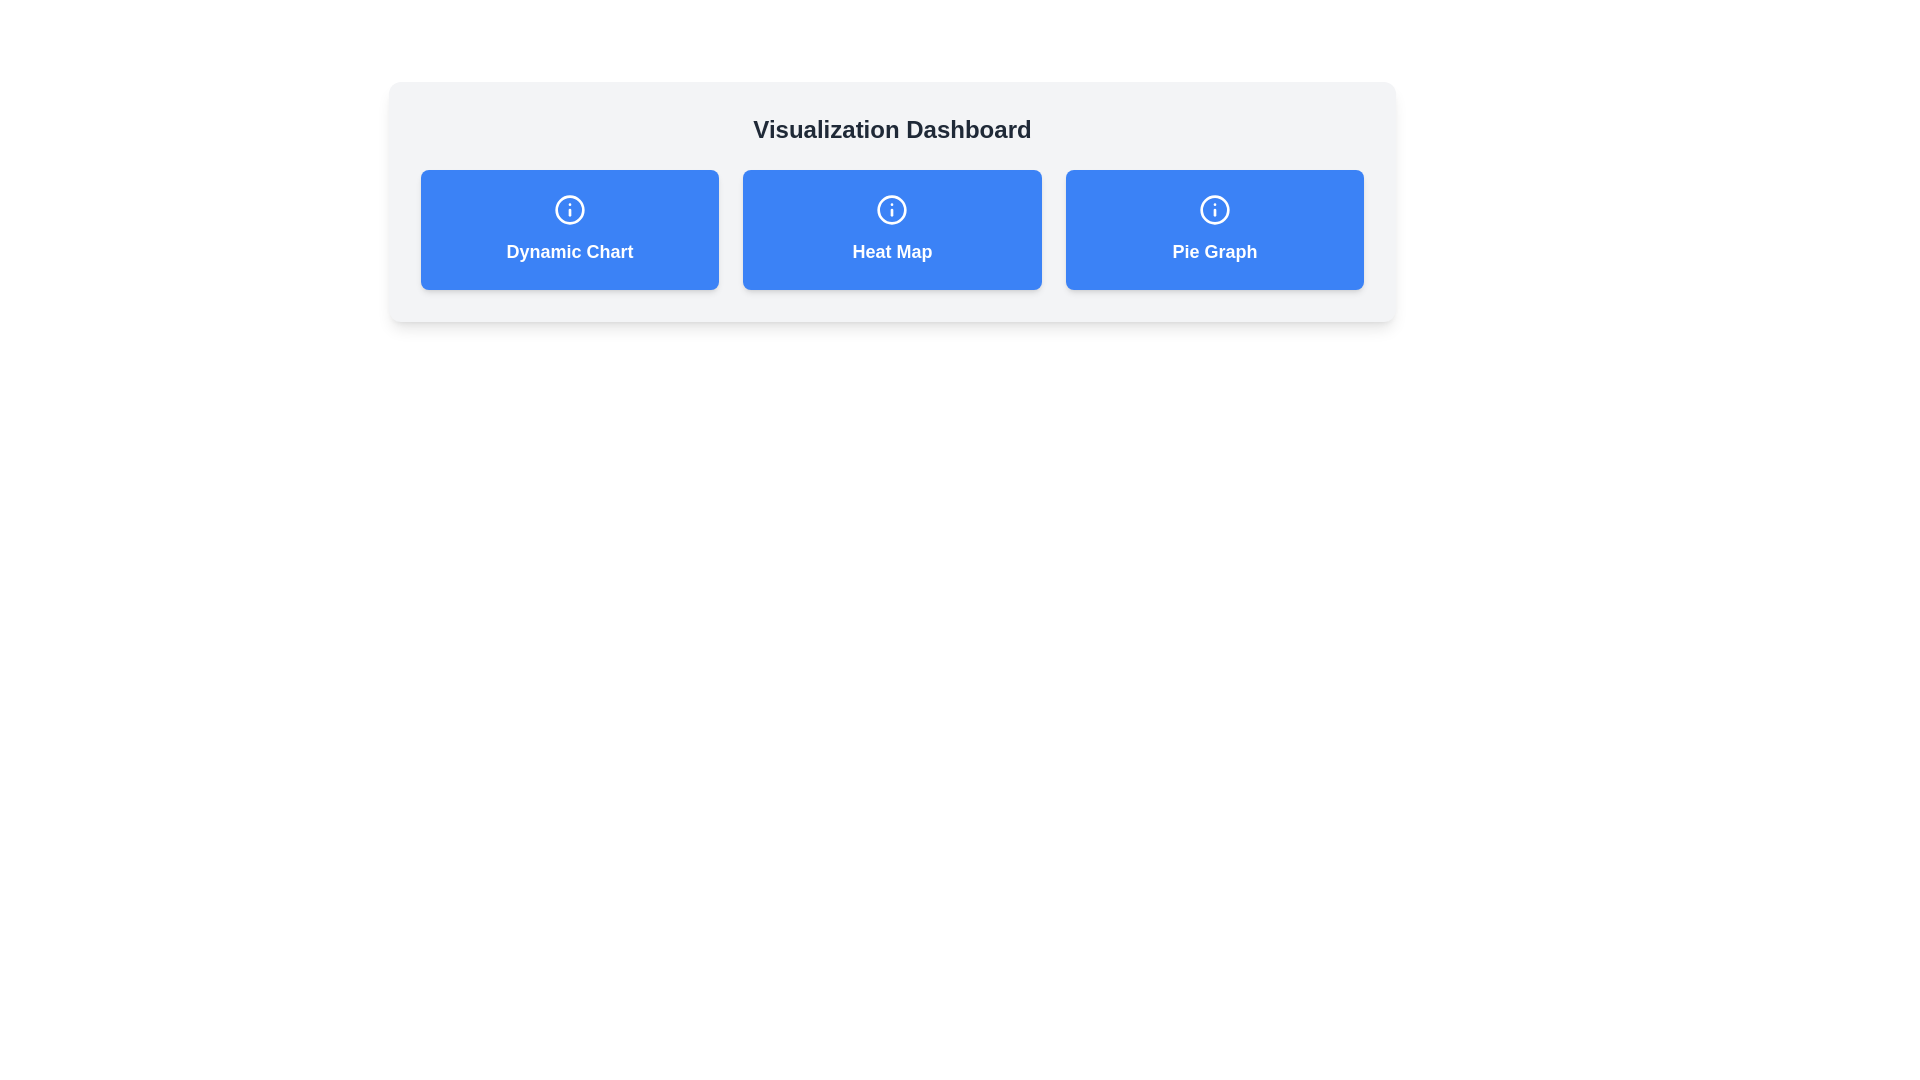  What do you see at coordinates (1213, 209) in the screenshot?
I see `the decorative icon within the rightmost 'Pie Graph' button in the 'Visualization Dashboard'` at bounding box center [1213, 209].